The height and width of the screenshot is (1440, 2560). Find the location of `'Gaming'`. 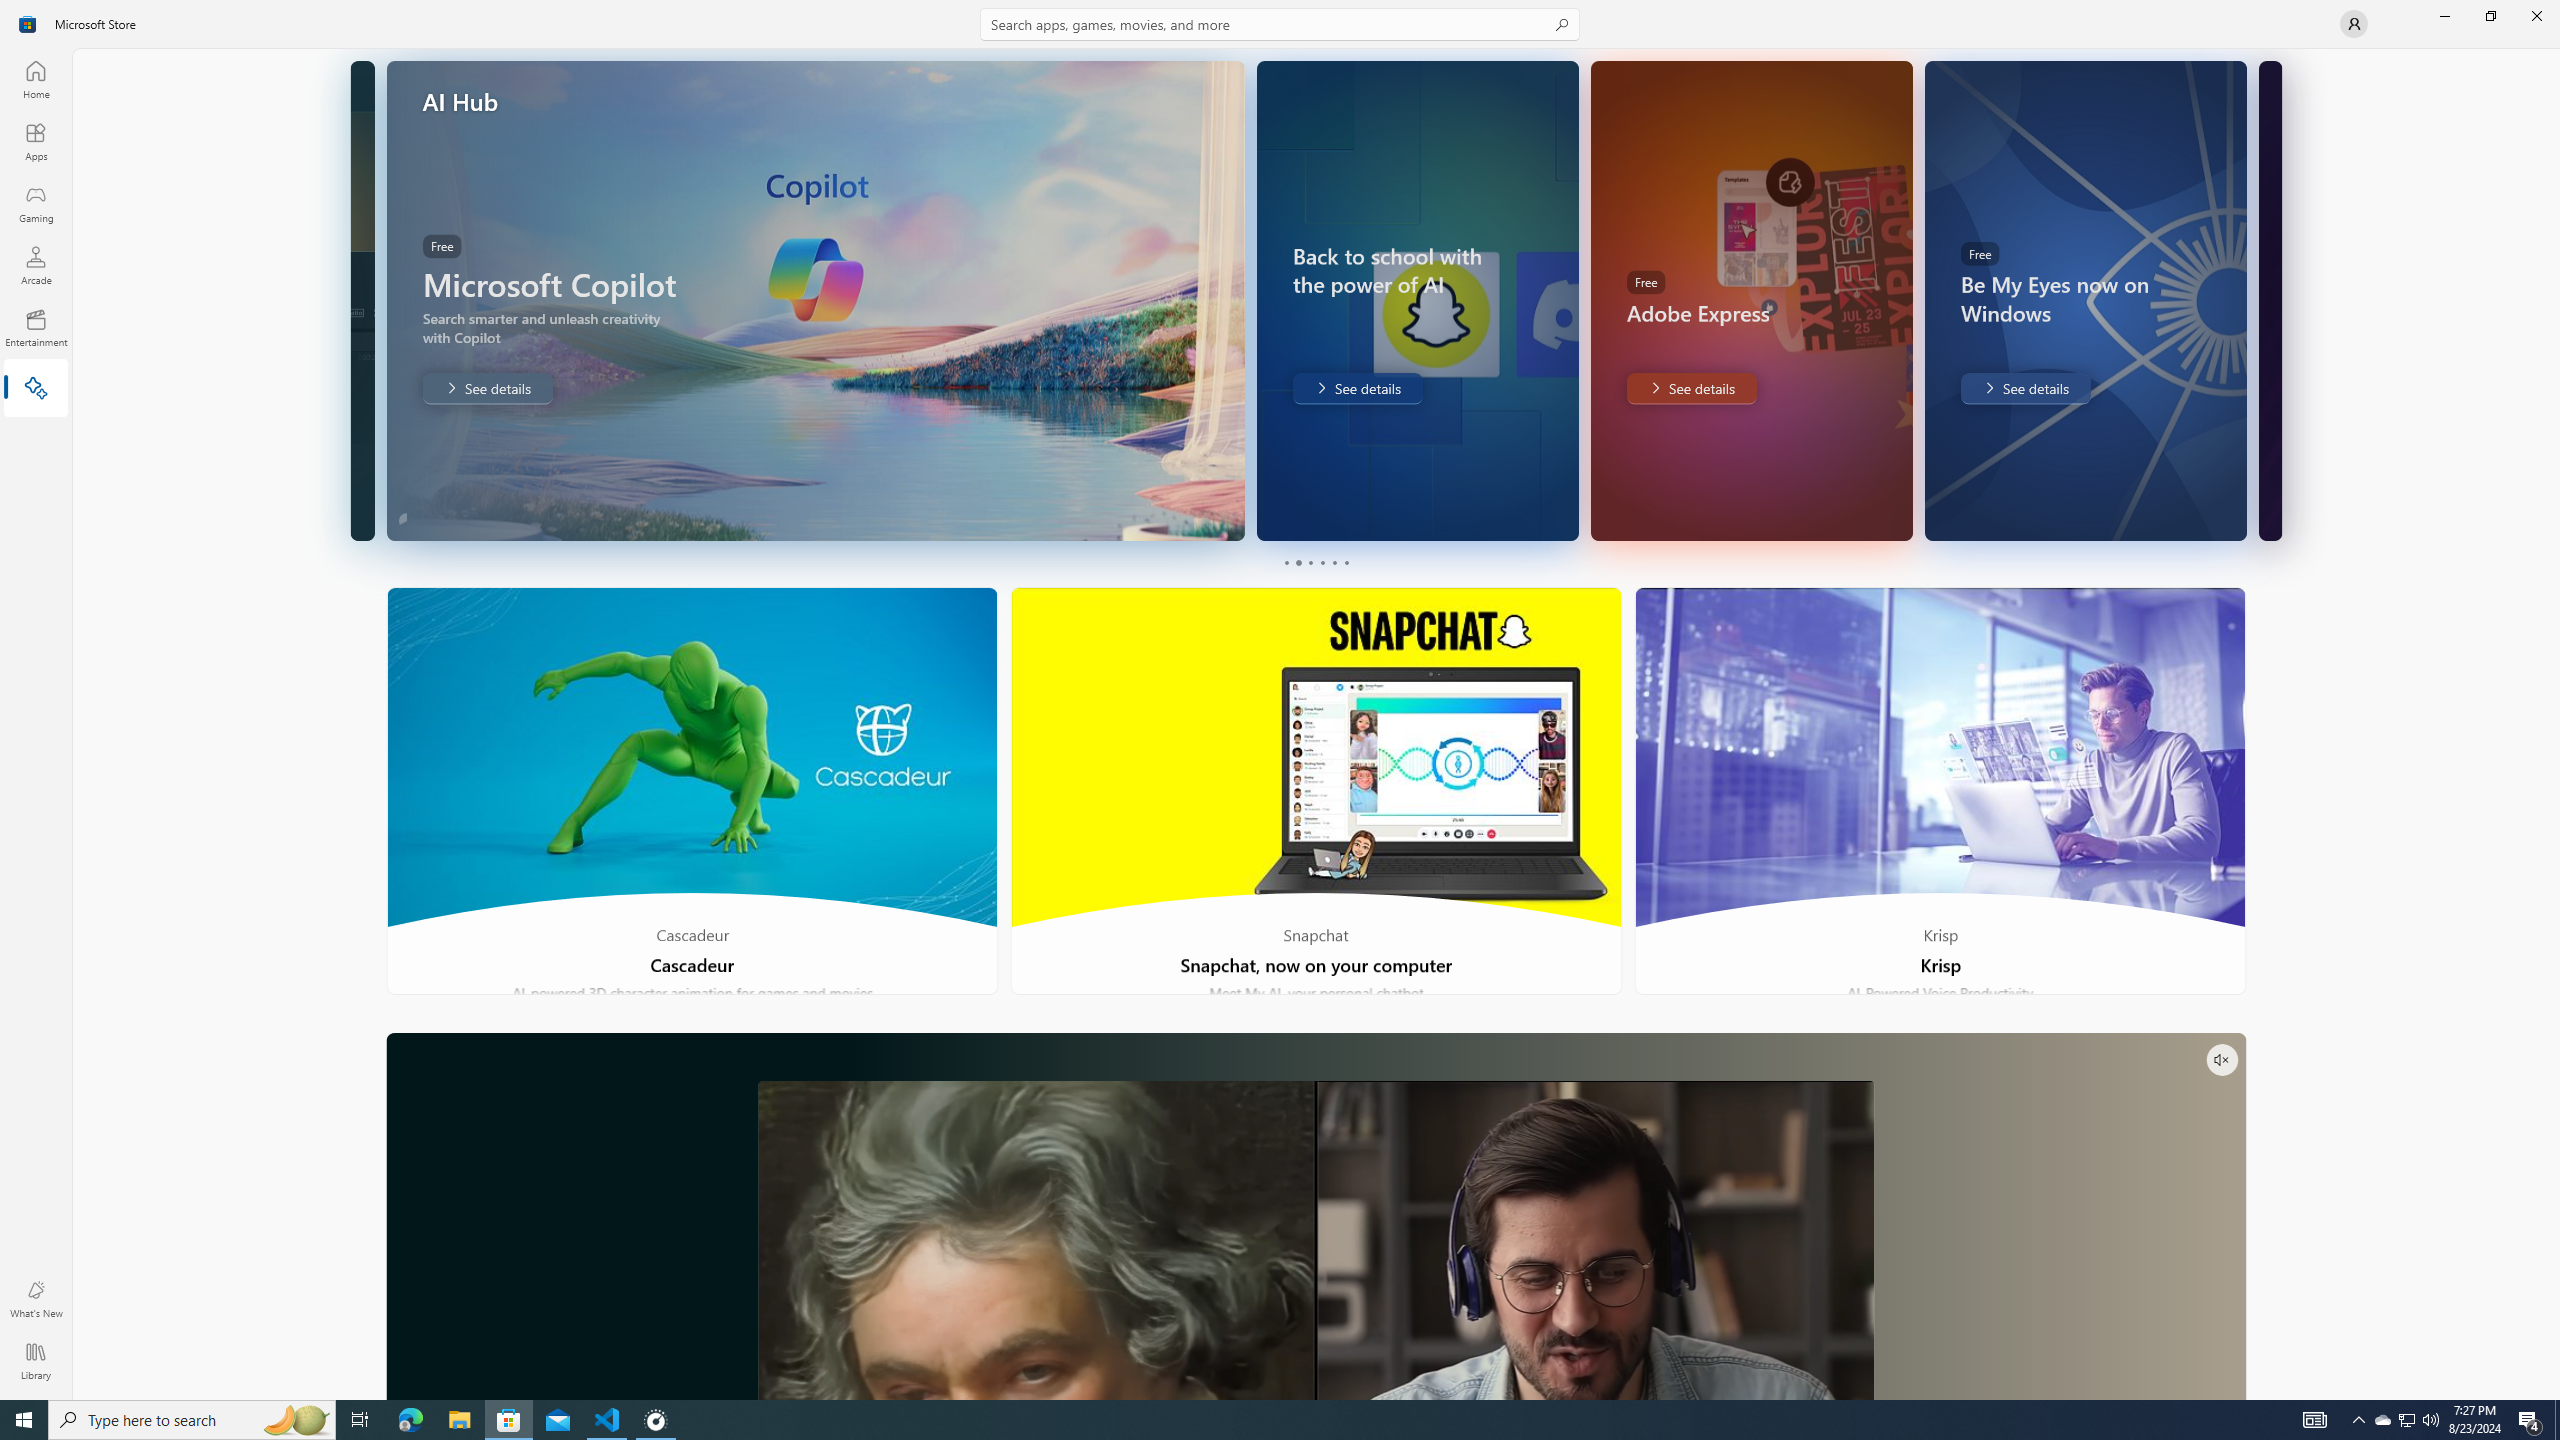

'Gaming' is located at coordinates (34, 202).